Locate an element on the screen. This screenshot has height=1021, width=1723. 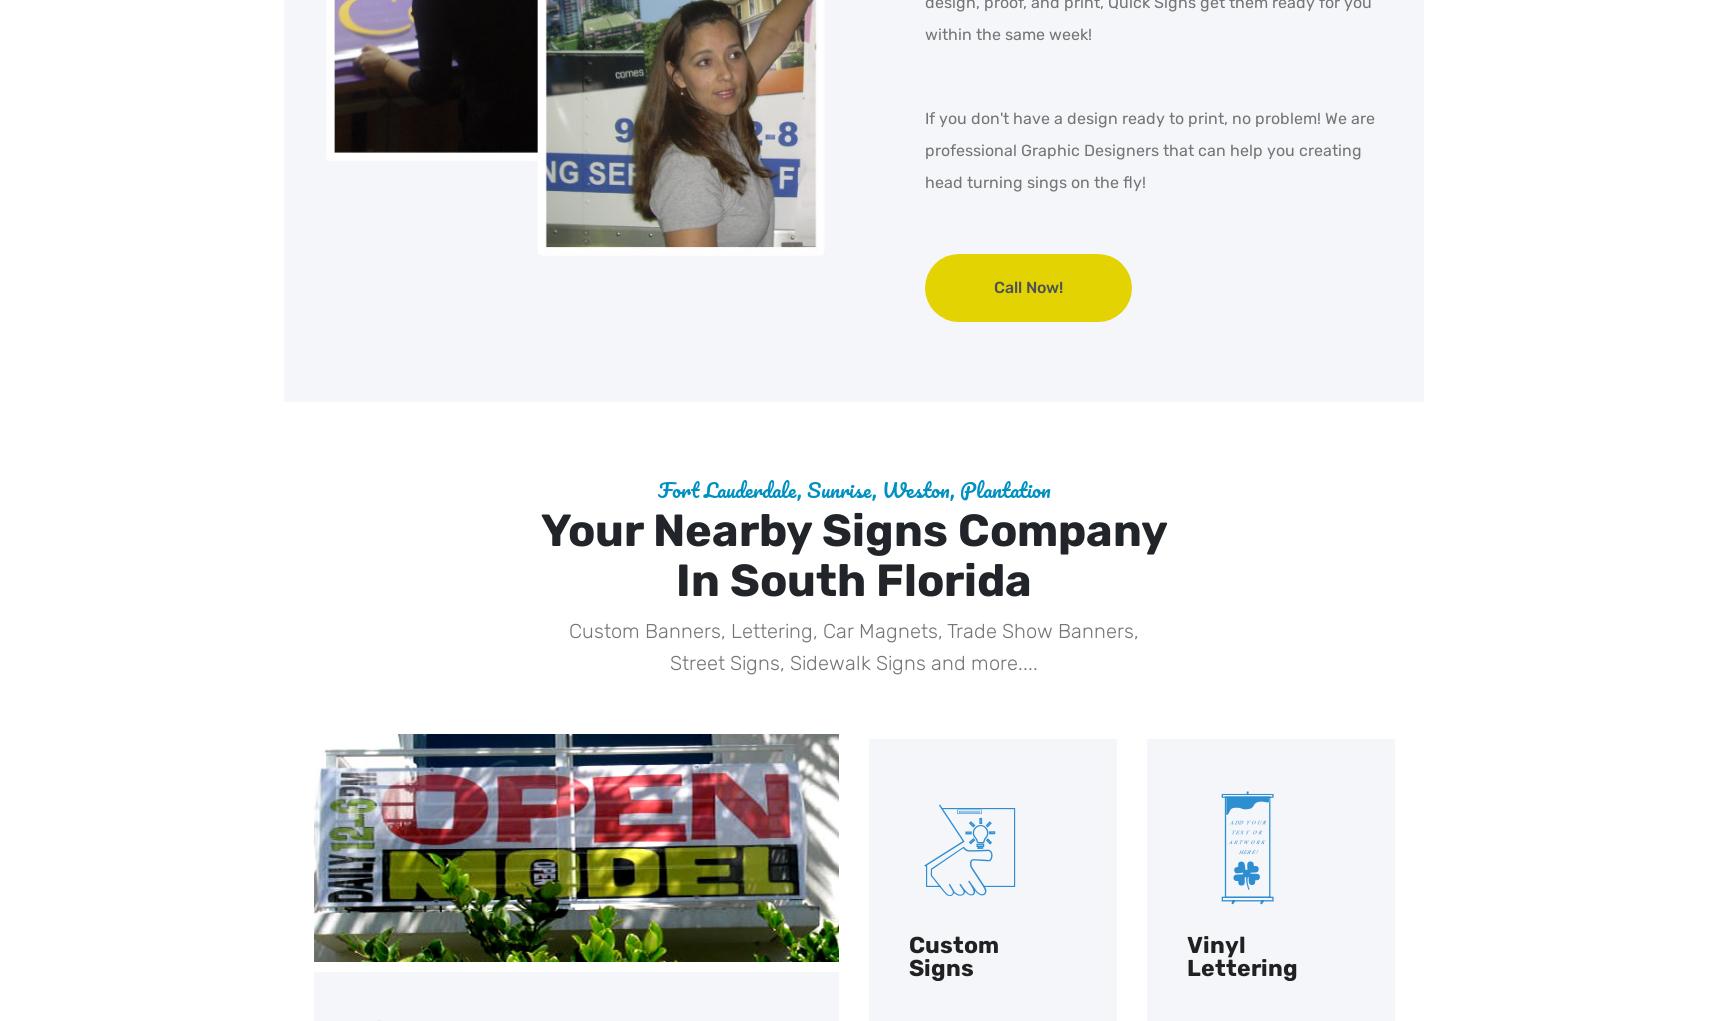
'Street
            Signs, Sidewalk Signs and more....' is located at coordinates (853, 662).